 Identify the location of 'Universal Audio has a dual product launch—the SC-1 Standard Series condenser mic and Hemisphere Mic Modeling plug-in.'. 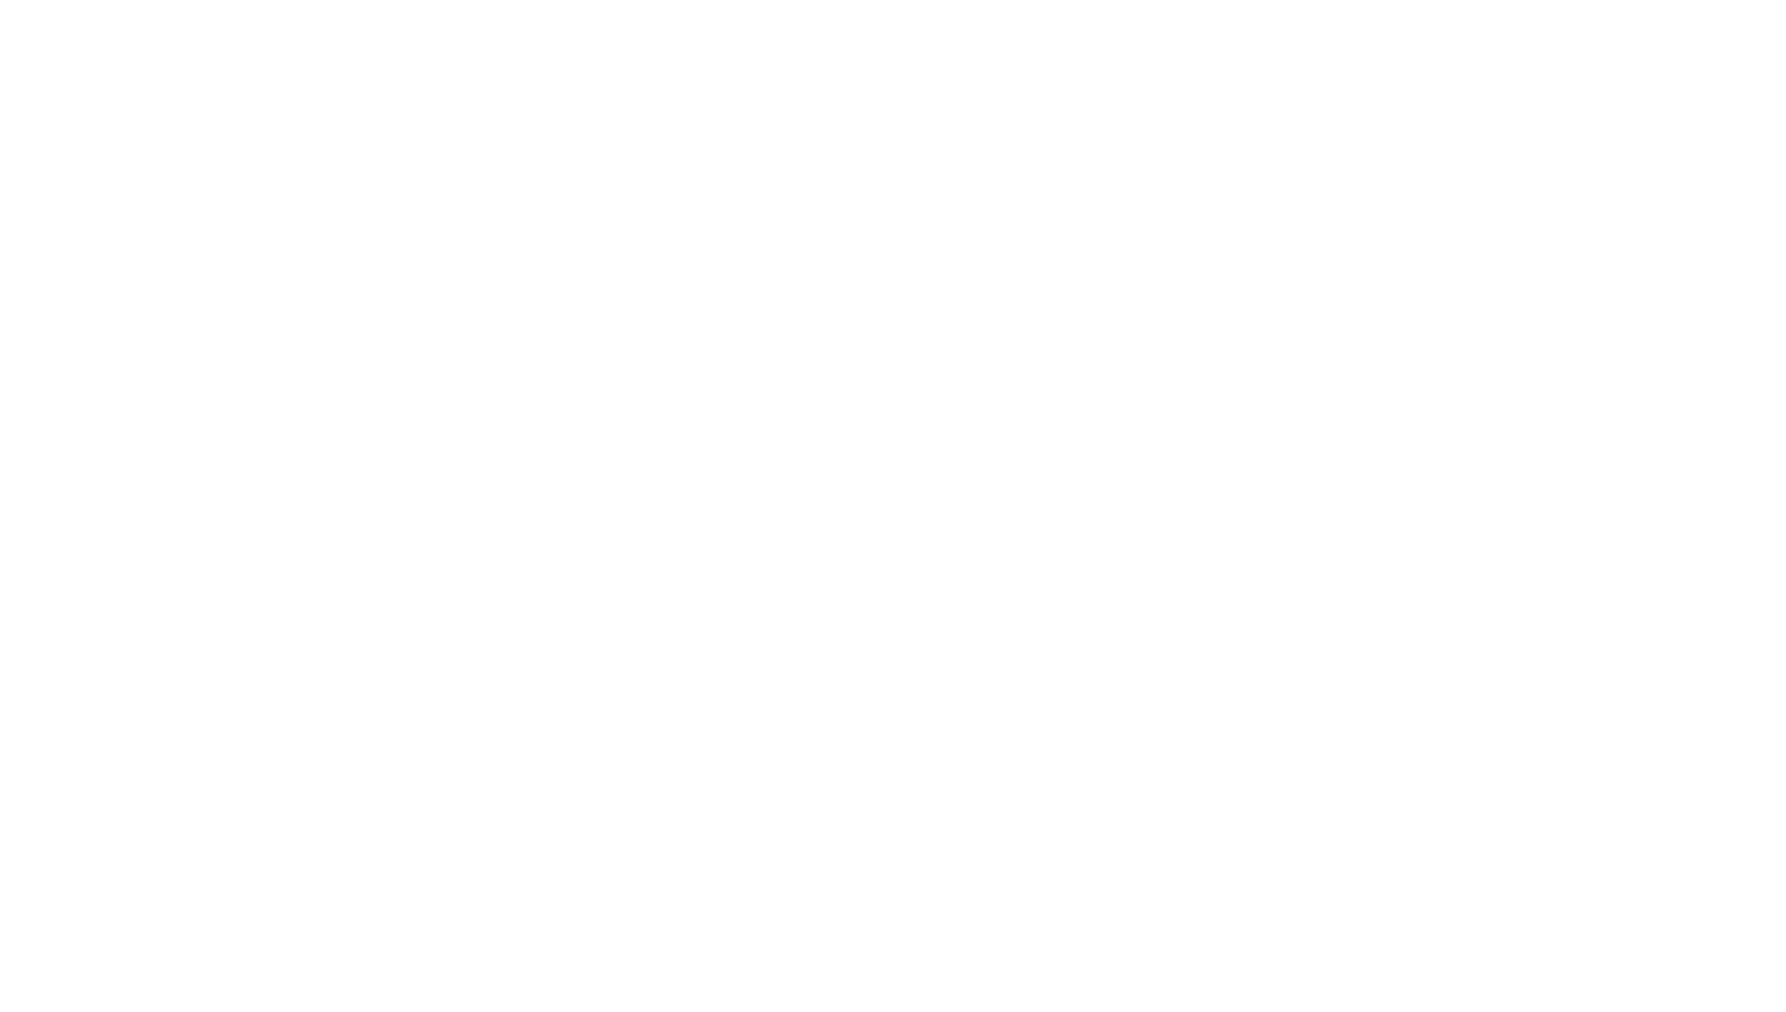
(825, 823).